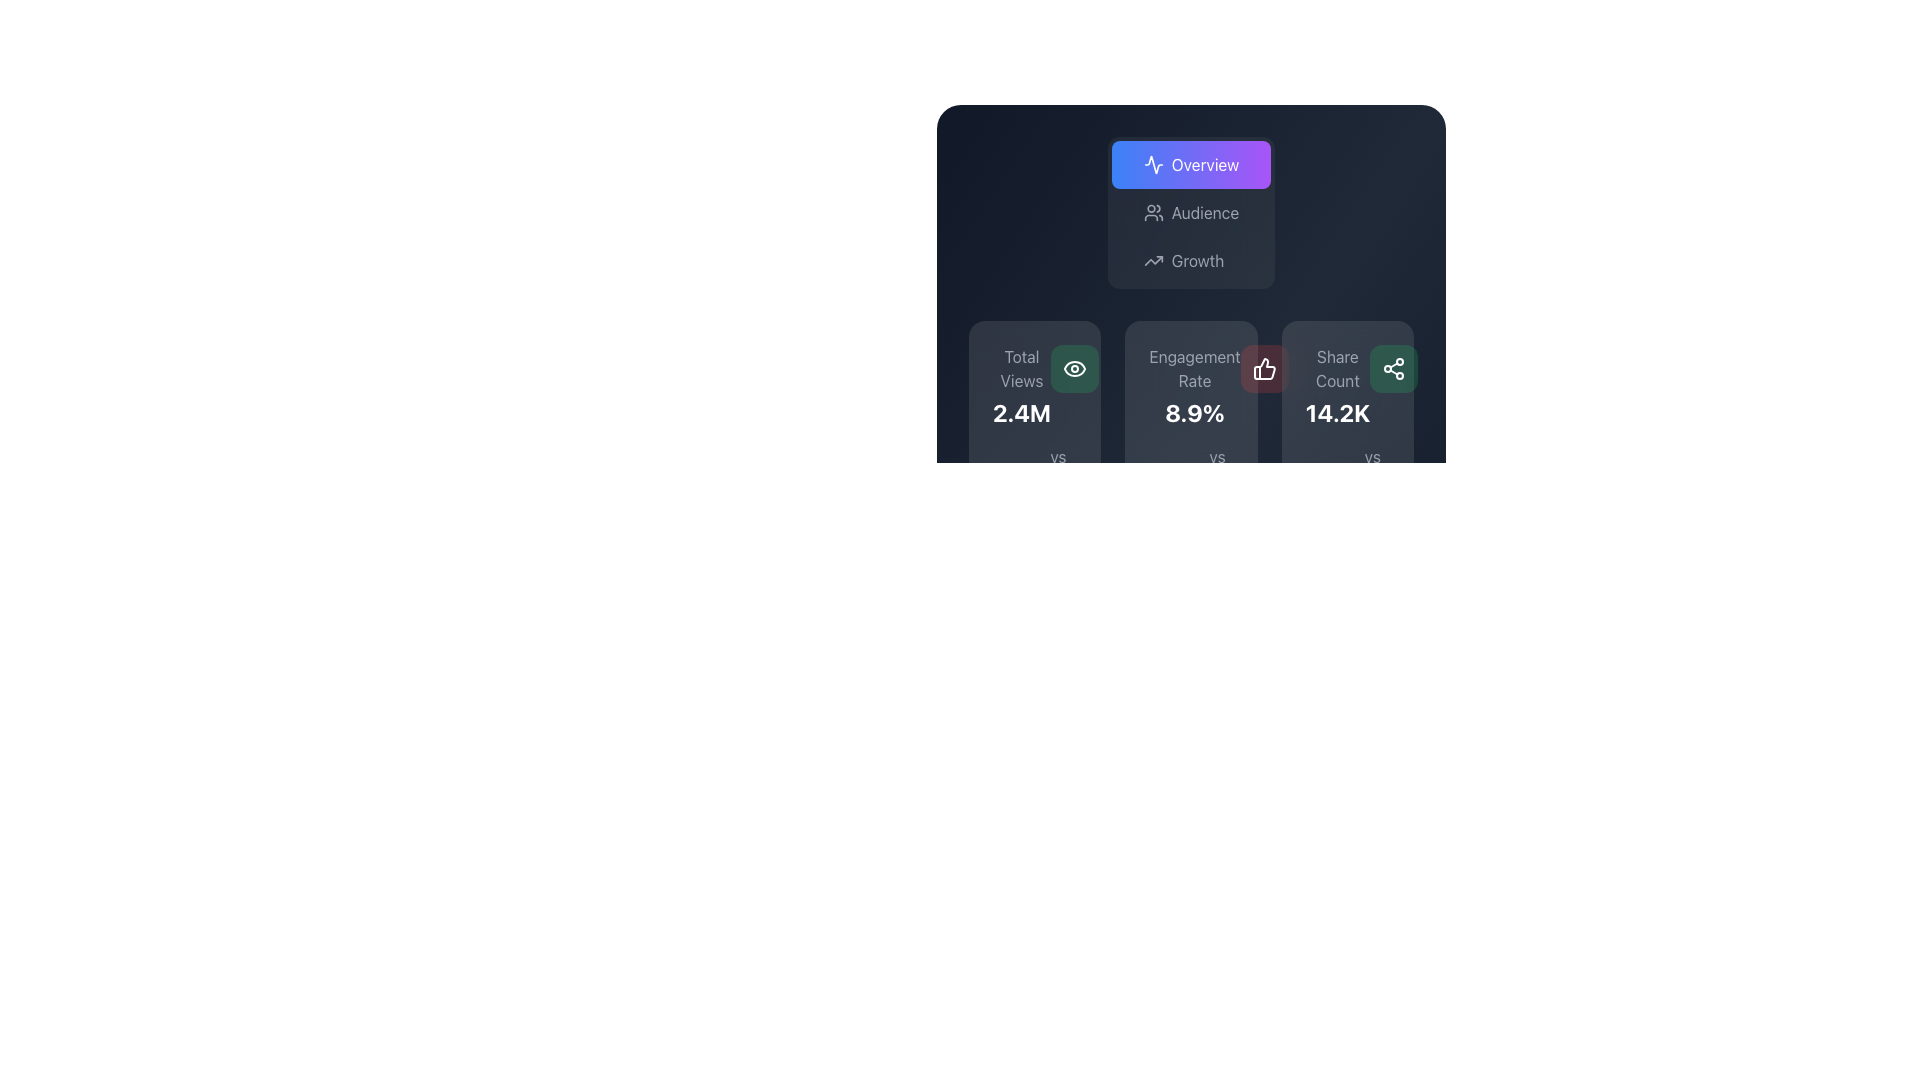  Describe the element at coordinates (1153, 260) in the screenshot. I see `the upward-trending arrow icon next to the text 'Growth' in the options list` at that location.